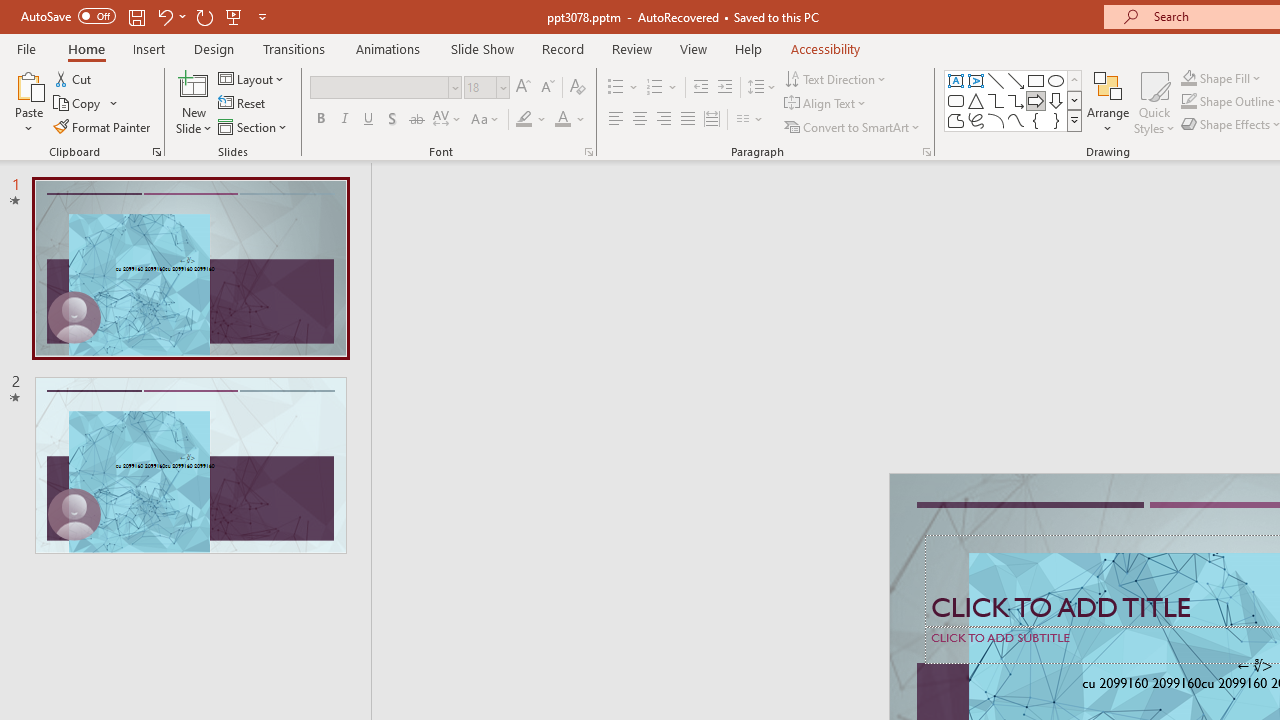 The image size is (1280, 720). What do you see at coordinates (1254, 666) in the screenshot?
I see `'TextBox 7'` at bounding box center [1254, 666].